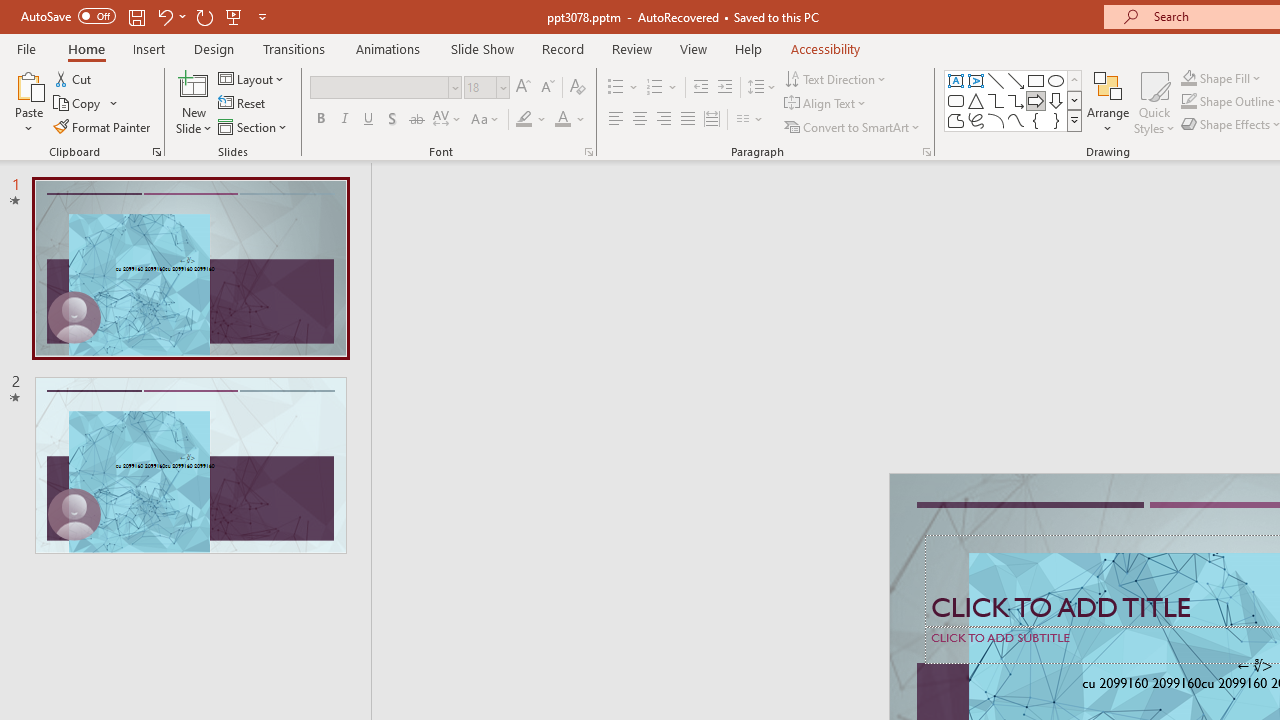 The image size is (1280, 720). What do you see at coordinates (1254, 666) in the screenshot?
I see `'TextBox 7'` at bounding box center [1254, 666].